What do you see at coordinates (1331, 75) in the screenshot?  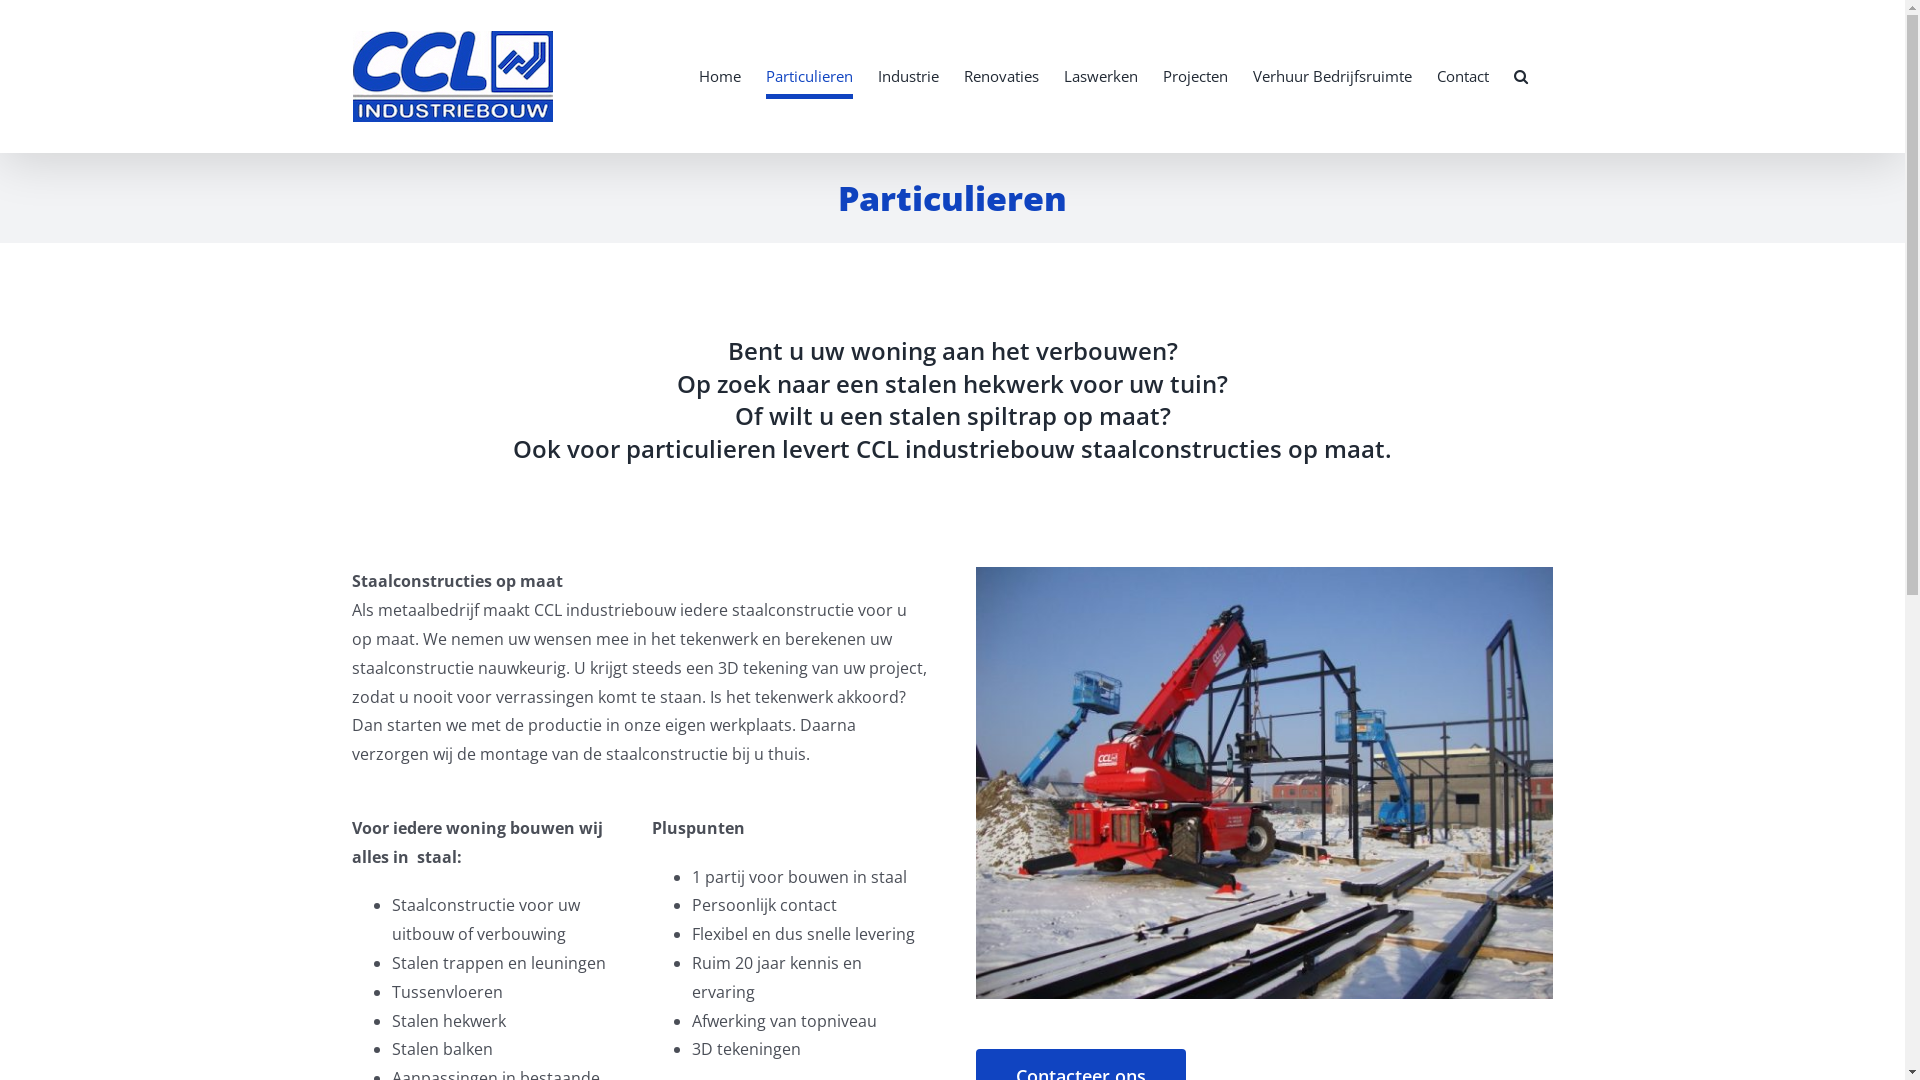 I see `'Verhuur Bedrijfsruimte'` at bounding box center [1331, 75].